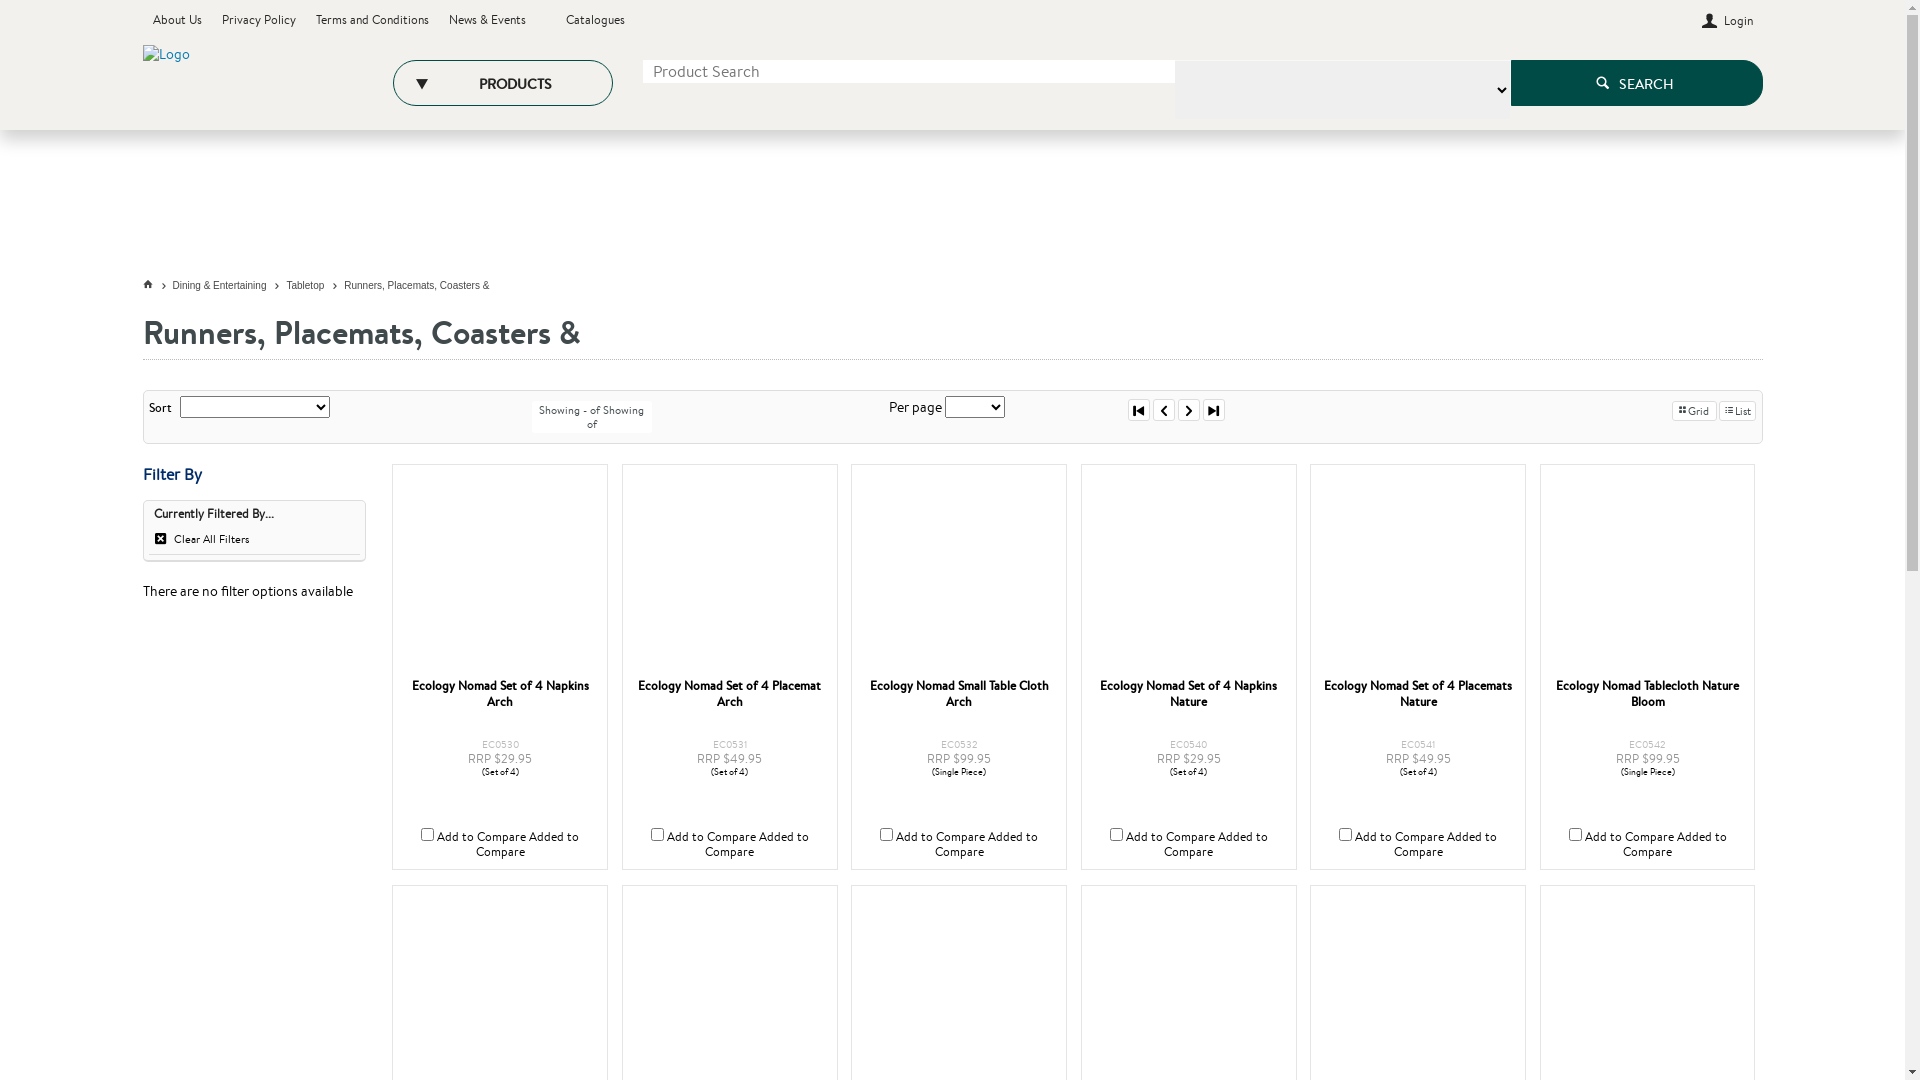  I want to click on 'Added to Compare', so click(1214, 844).